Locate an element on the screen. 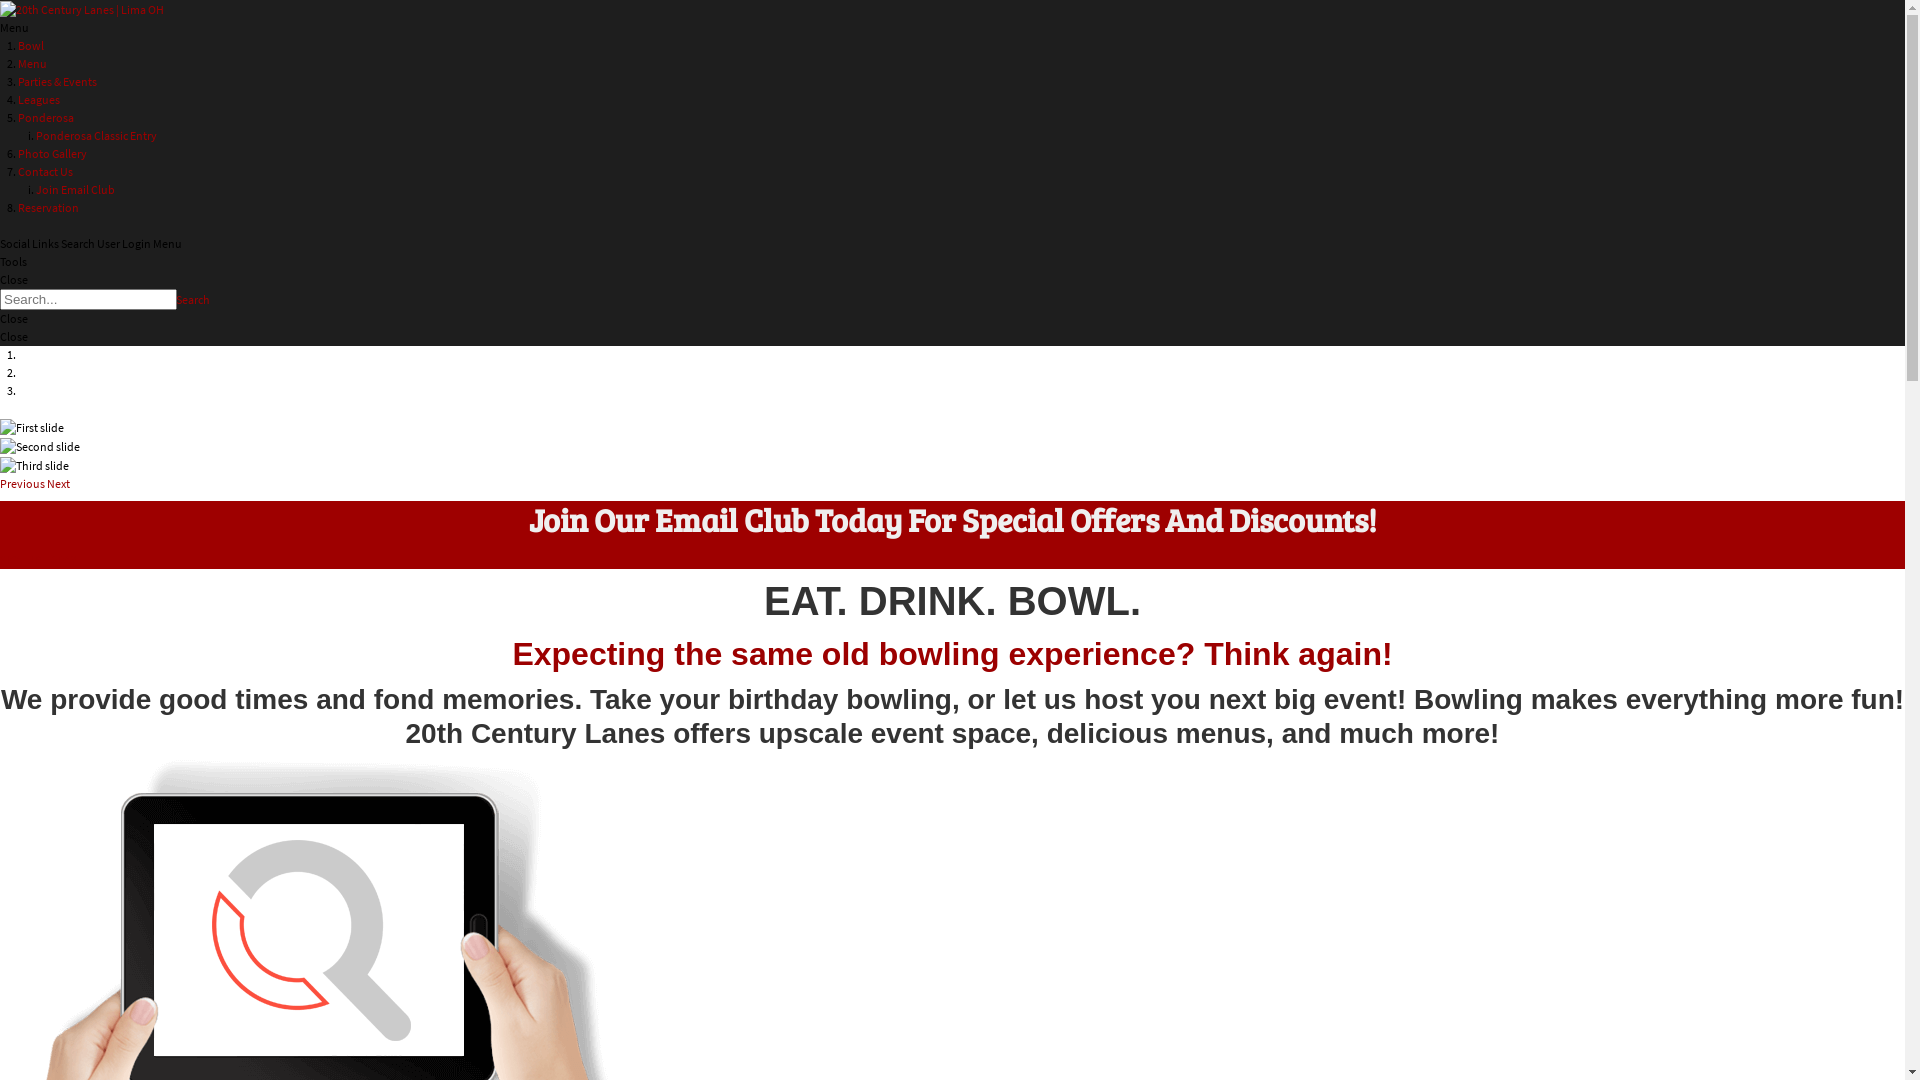  'Ponderosa Classic Entry' is located at coordinates (35, 135).